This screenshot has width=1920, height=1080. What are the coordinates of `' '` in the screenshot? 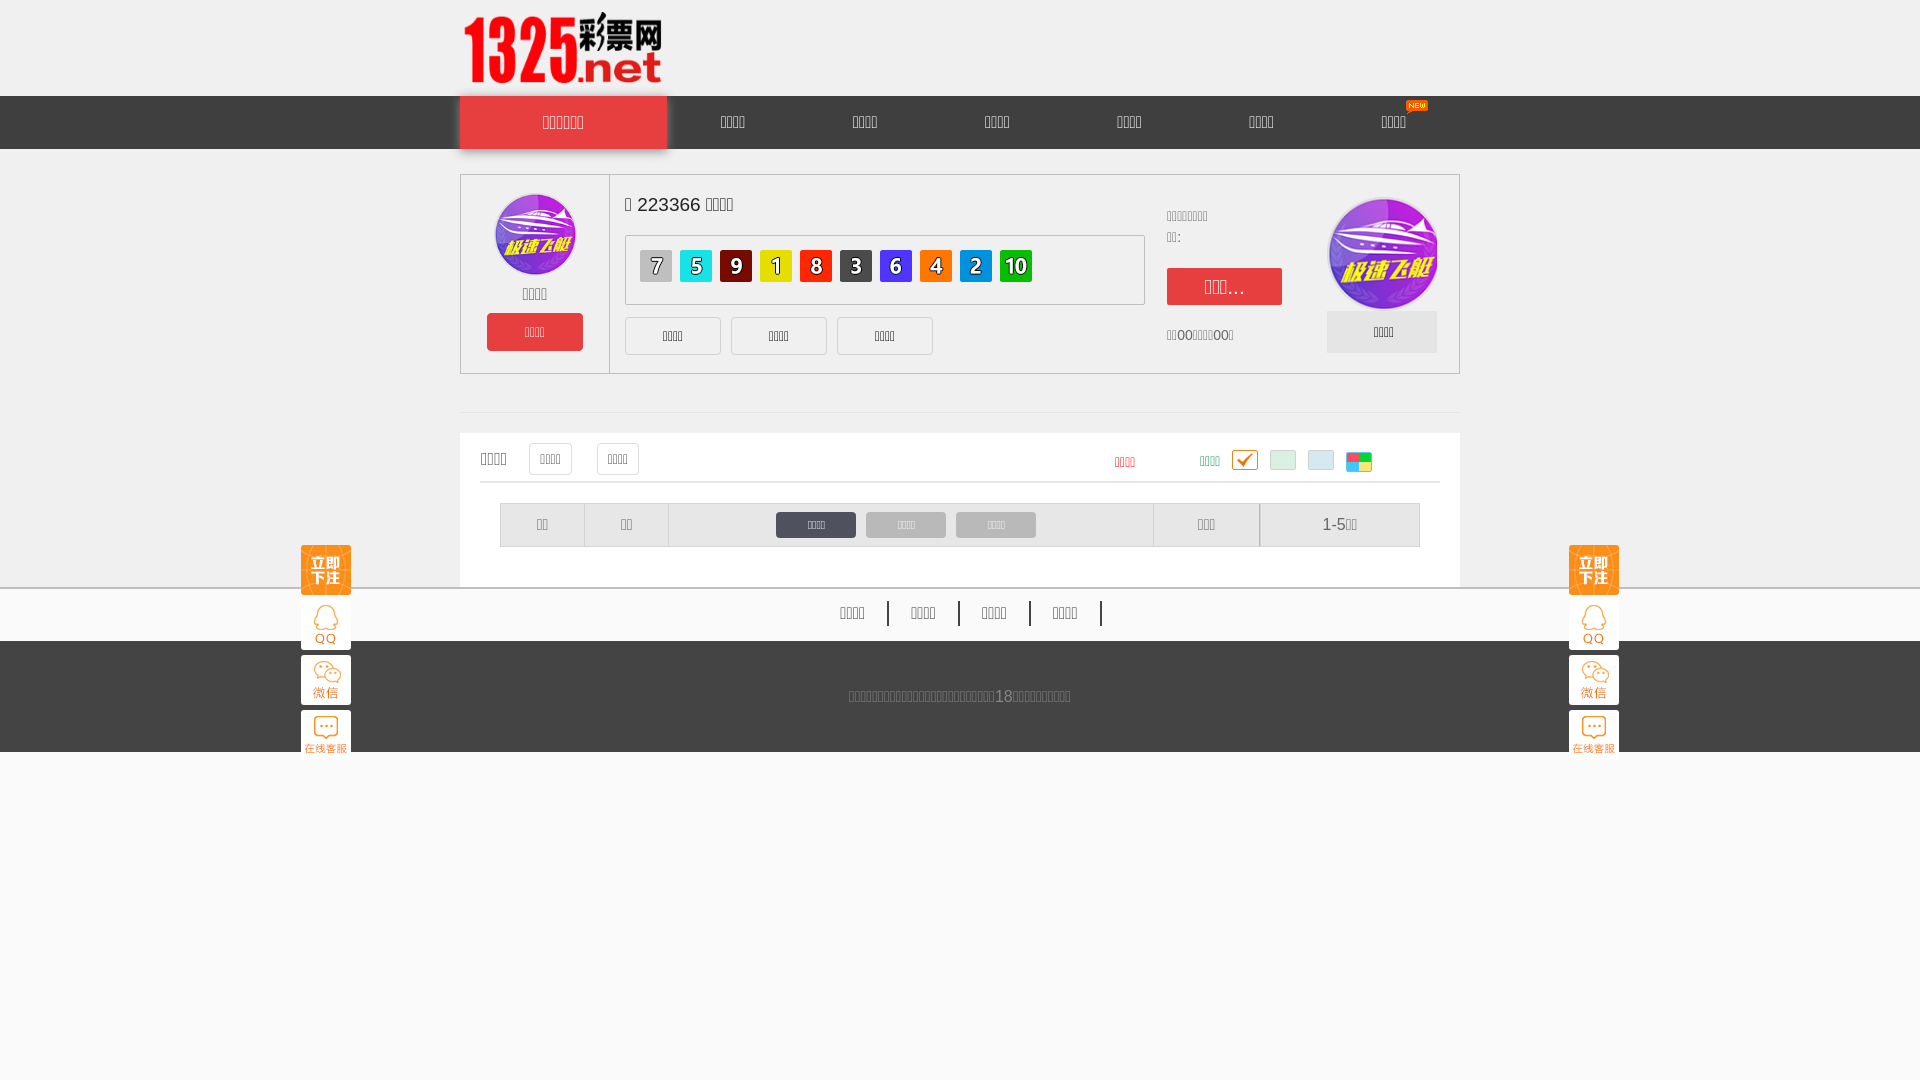 It's located at (1358, 461).